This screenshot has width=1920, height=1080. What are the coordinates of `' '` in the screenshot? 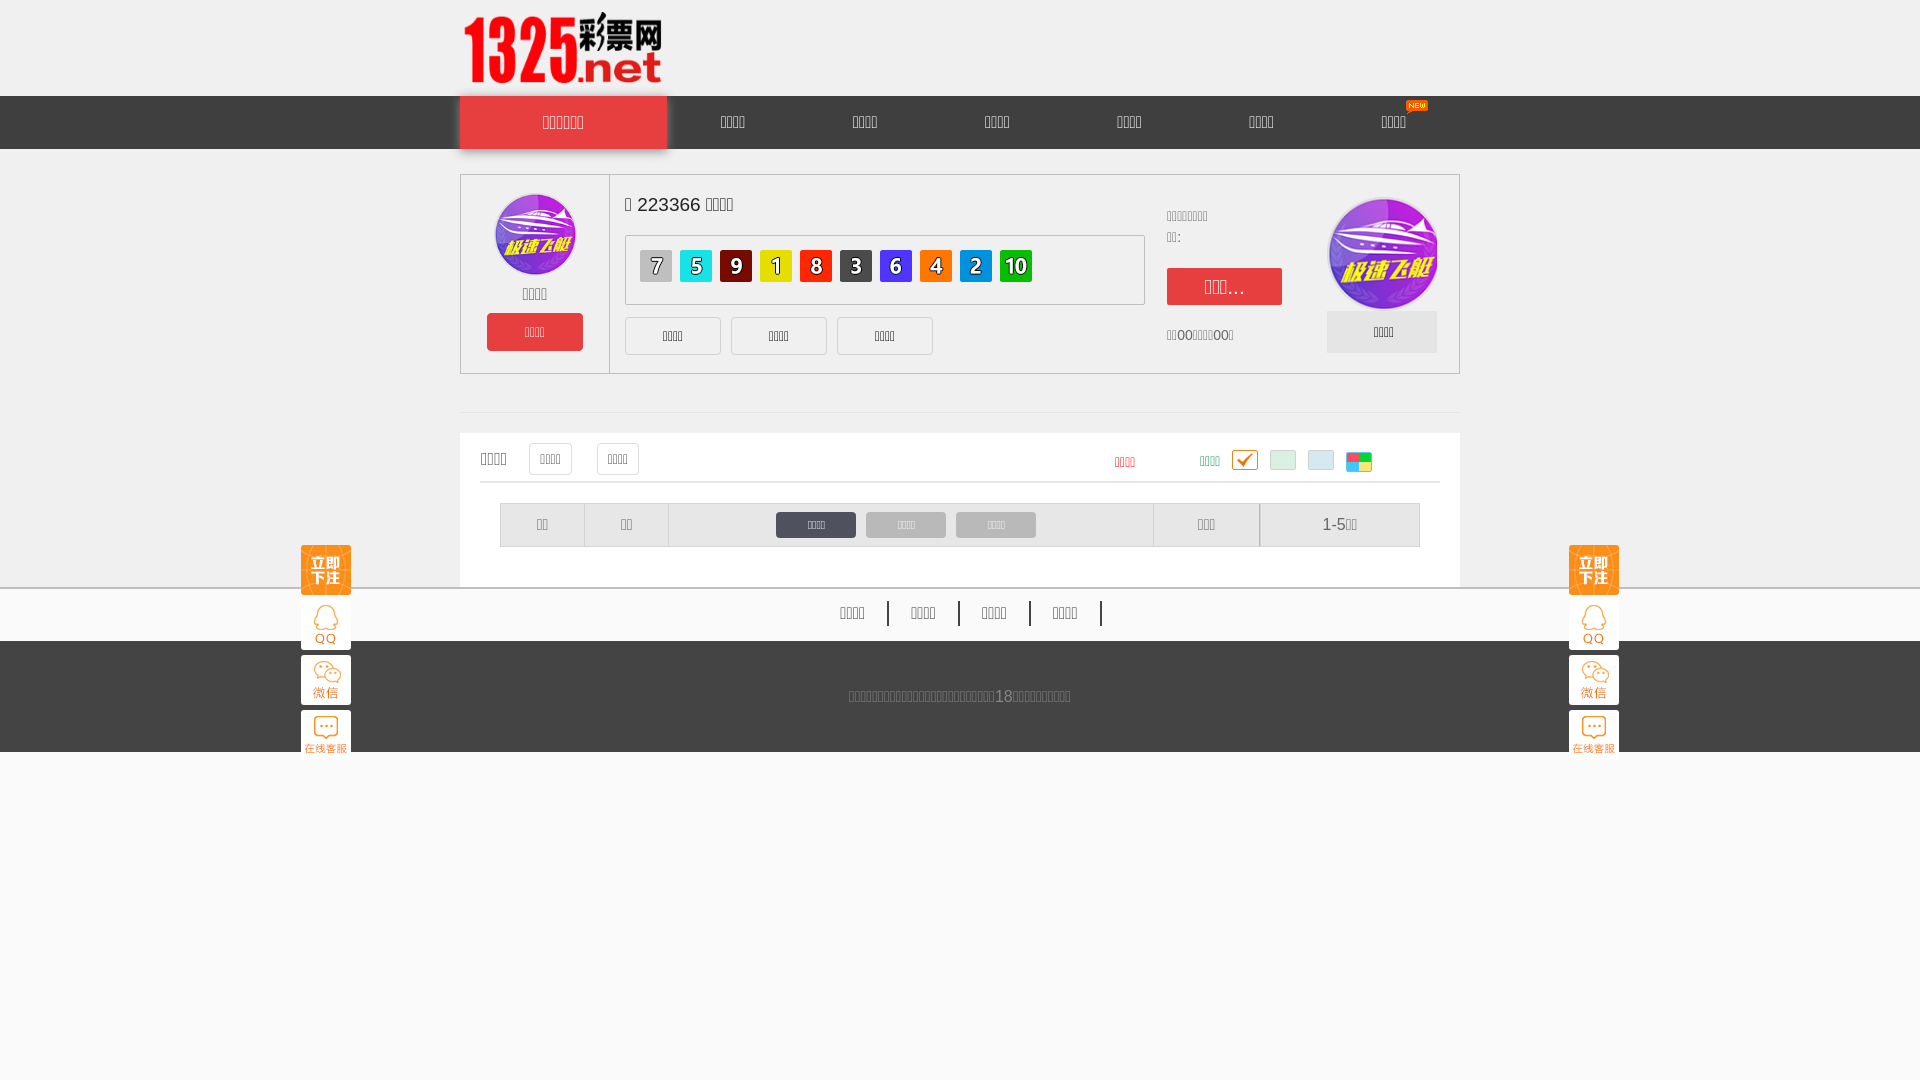 It's located at (1358, 461).